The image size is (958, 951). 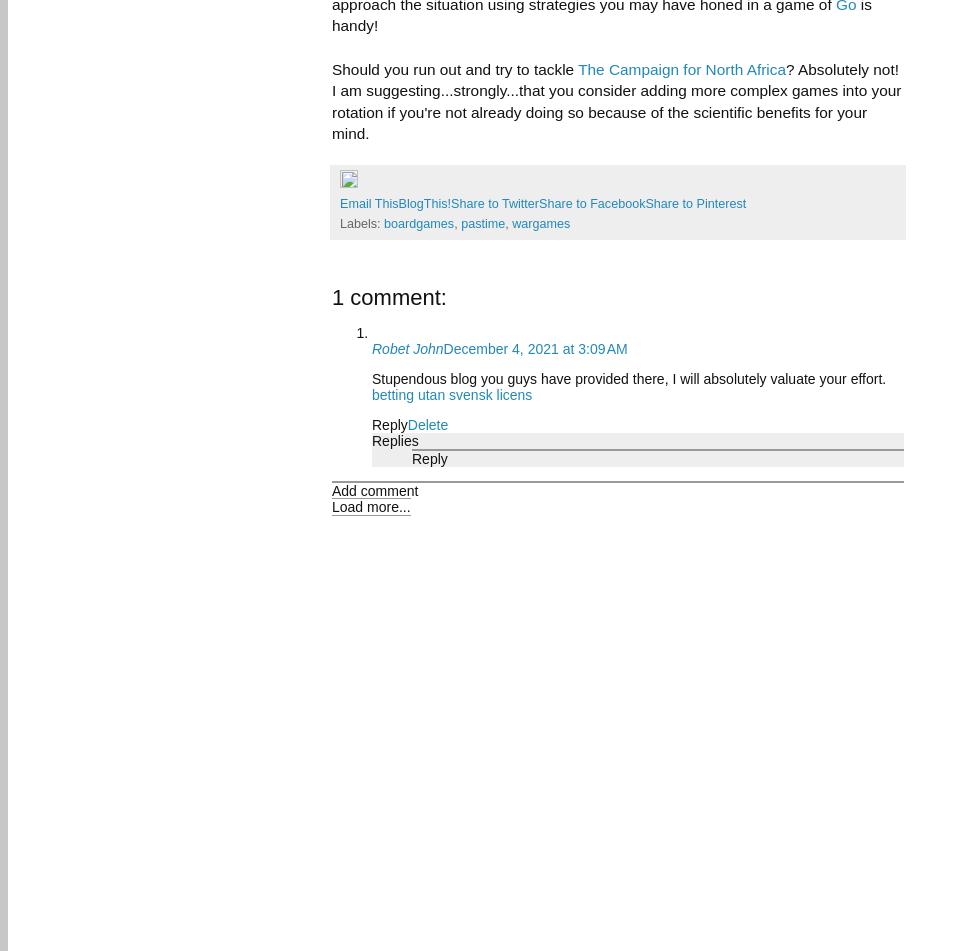 I want to click on 'The Campaign for North Africa', so click(x=681, y=68).